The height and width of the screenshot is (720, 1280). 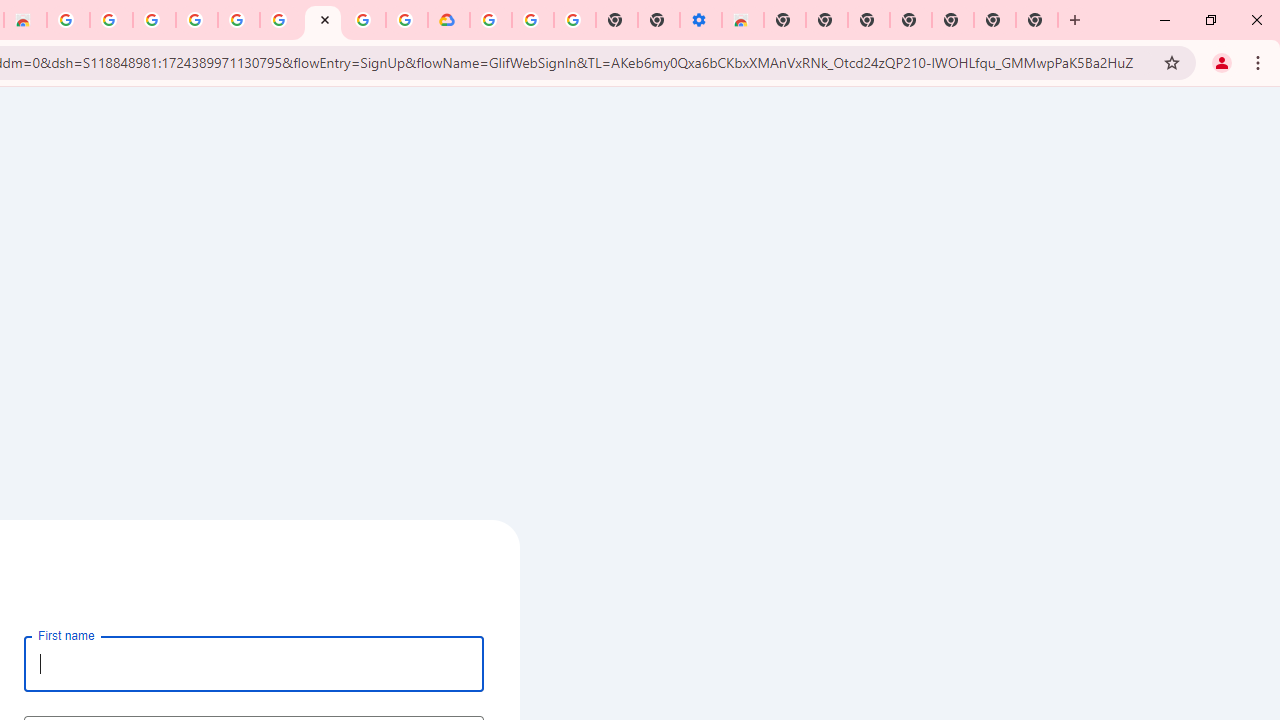 I want to click on 'Create your Google Account', so click(x=323, y=20).